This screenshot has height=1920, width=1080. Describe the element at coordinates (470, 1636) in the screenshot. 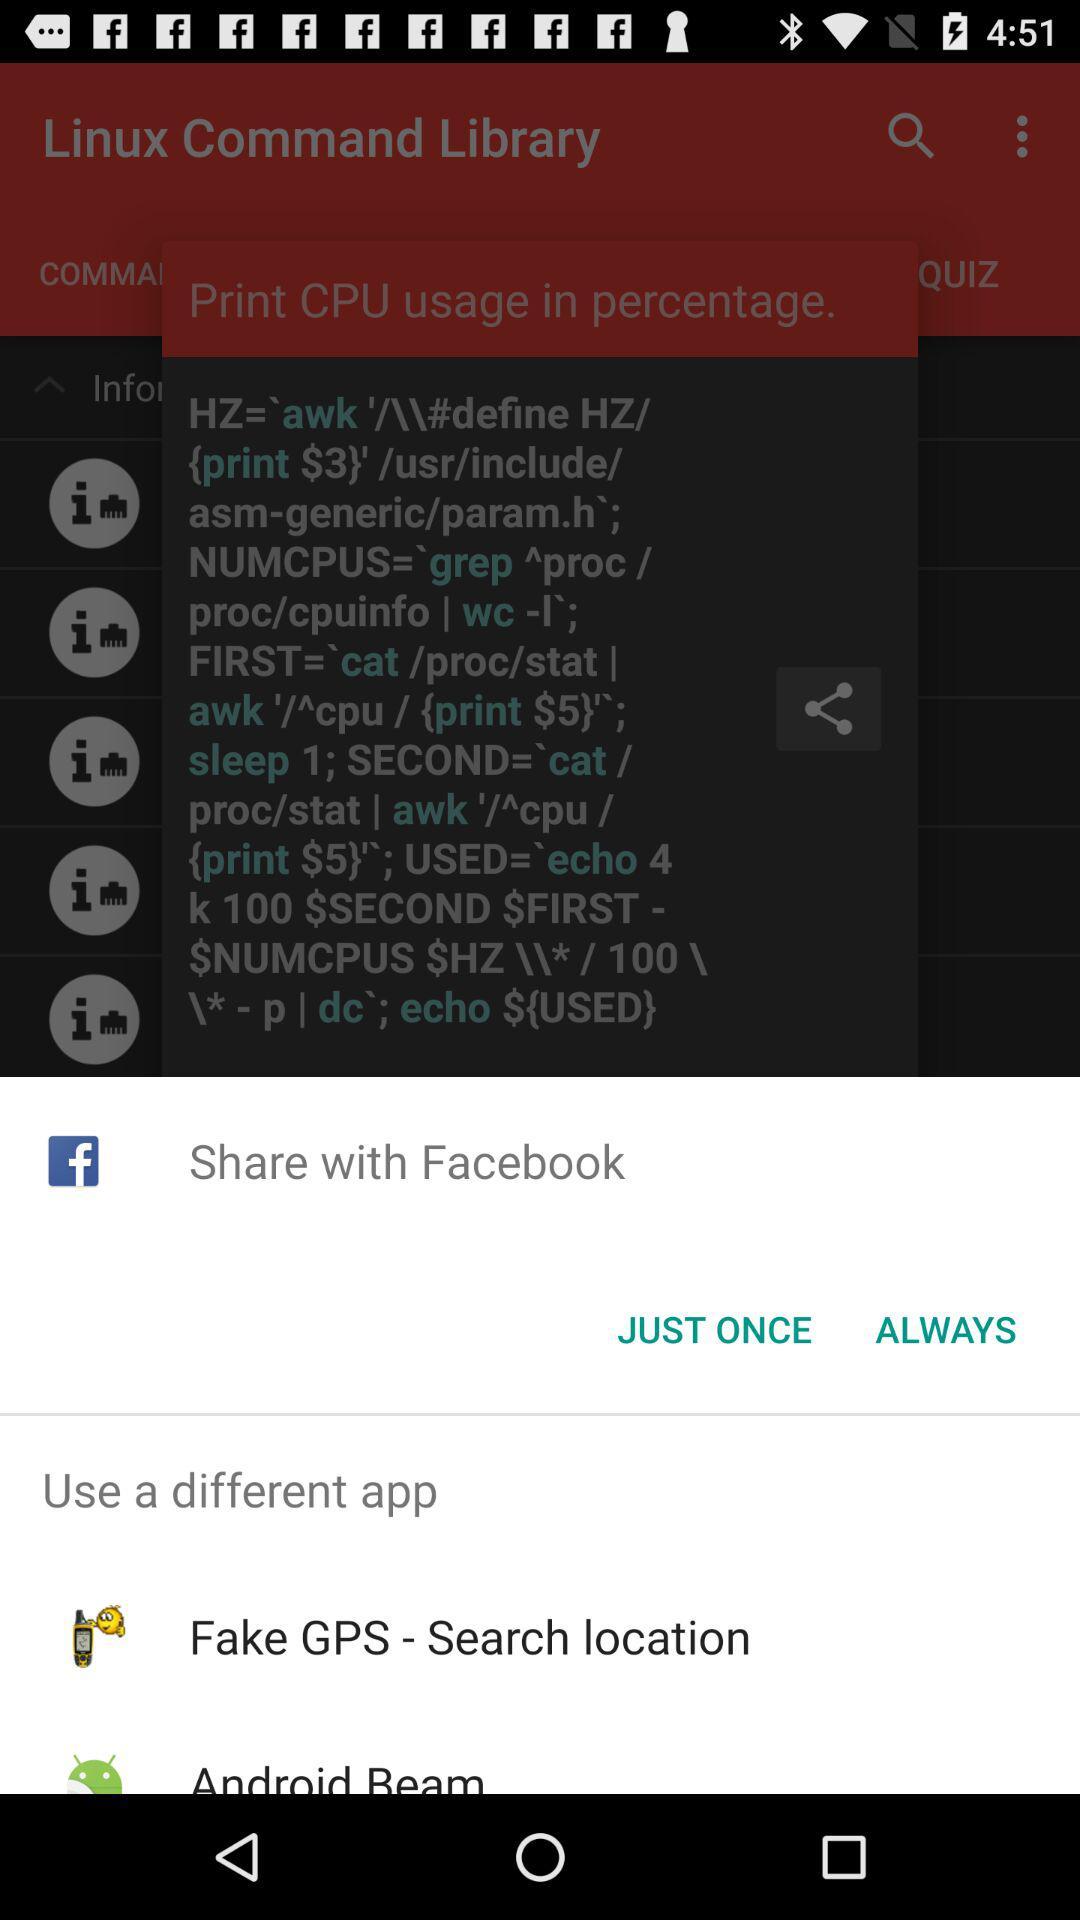

I see `icon above android beam` at that location.